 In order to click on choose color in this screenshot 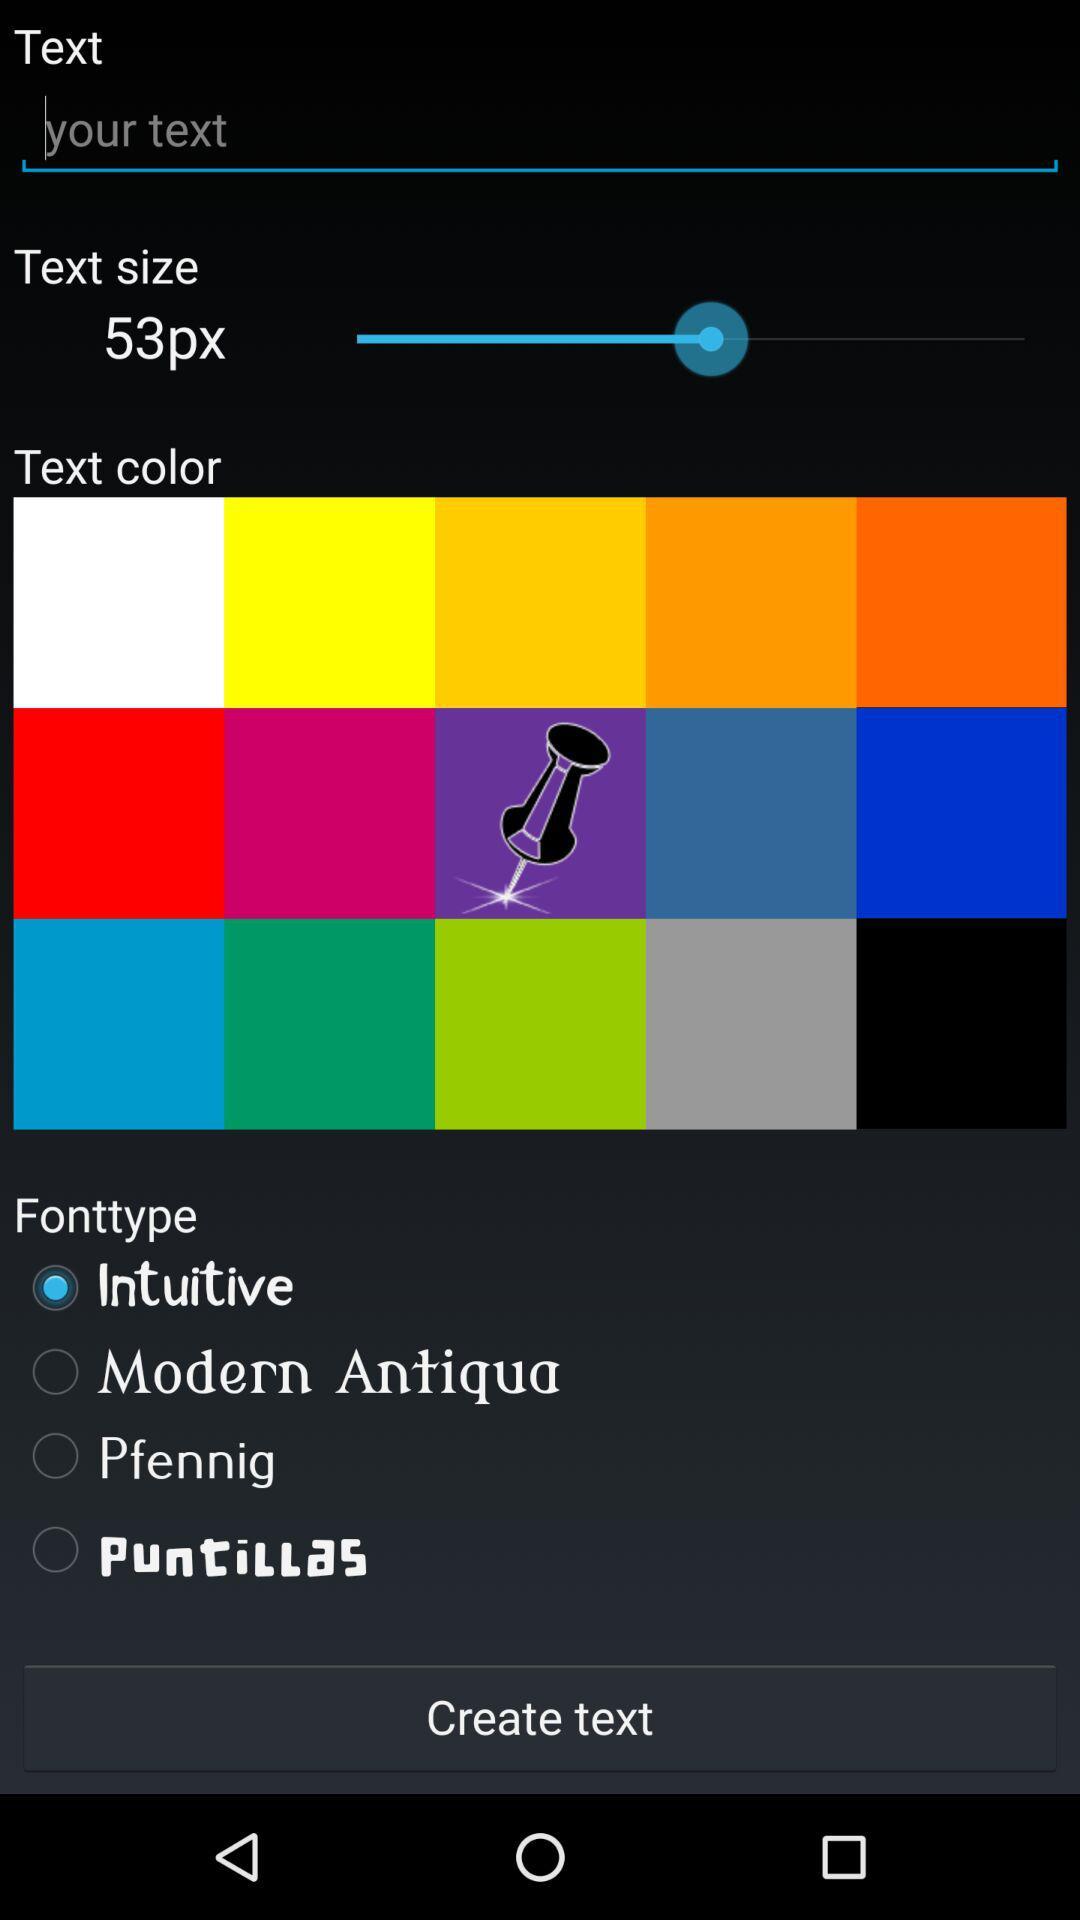, I will do `click(328, 601)`.